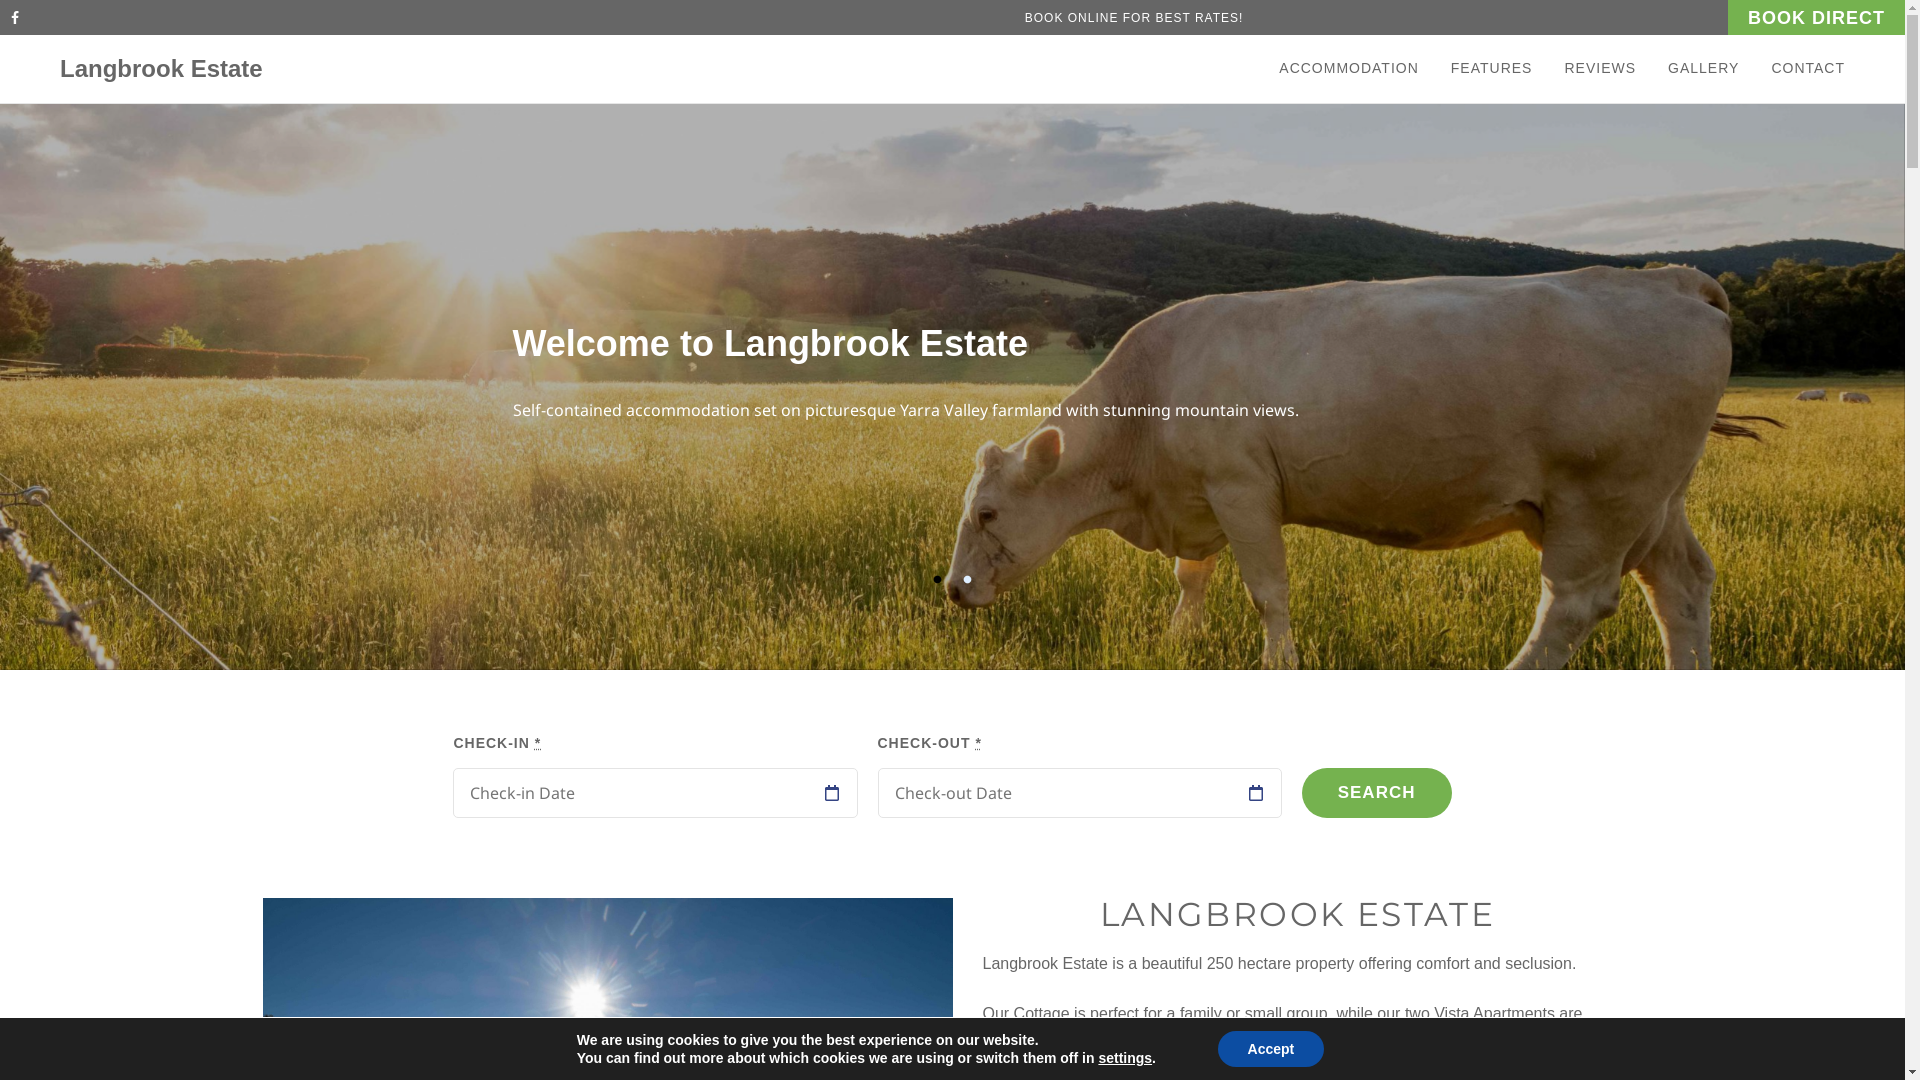  I want to click on '1', so click(926, 579).